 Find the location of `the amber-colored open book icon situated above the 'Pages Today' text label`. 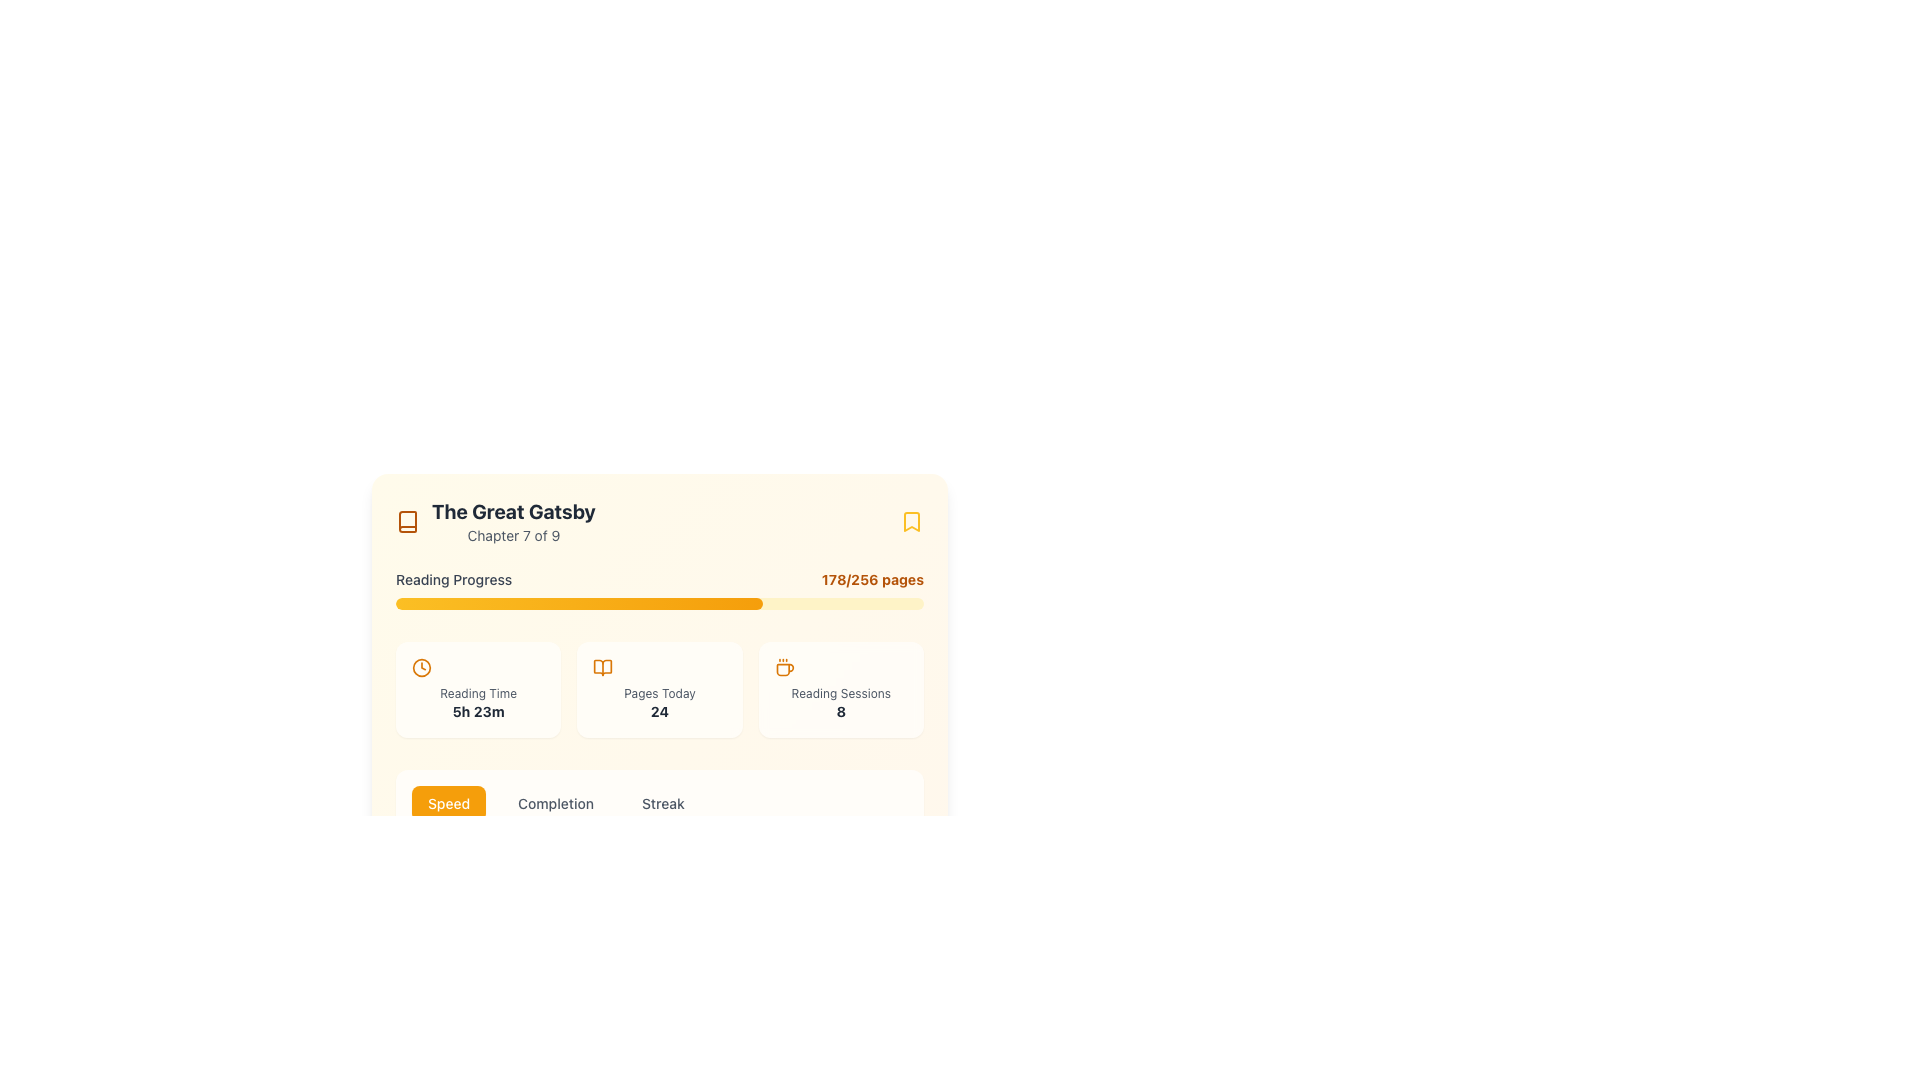

the amber-colored open book icon situated above the 'Pages Today' text label is located at coordinates (602, 667).